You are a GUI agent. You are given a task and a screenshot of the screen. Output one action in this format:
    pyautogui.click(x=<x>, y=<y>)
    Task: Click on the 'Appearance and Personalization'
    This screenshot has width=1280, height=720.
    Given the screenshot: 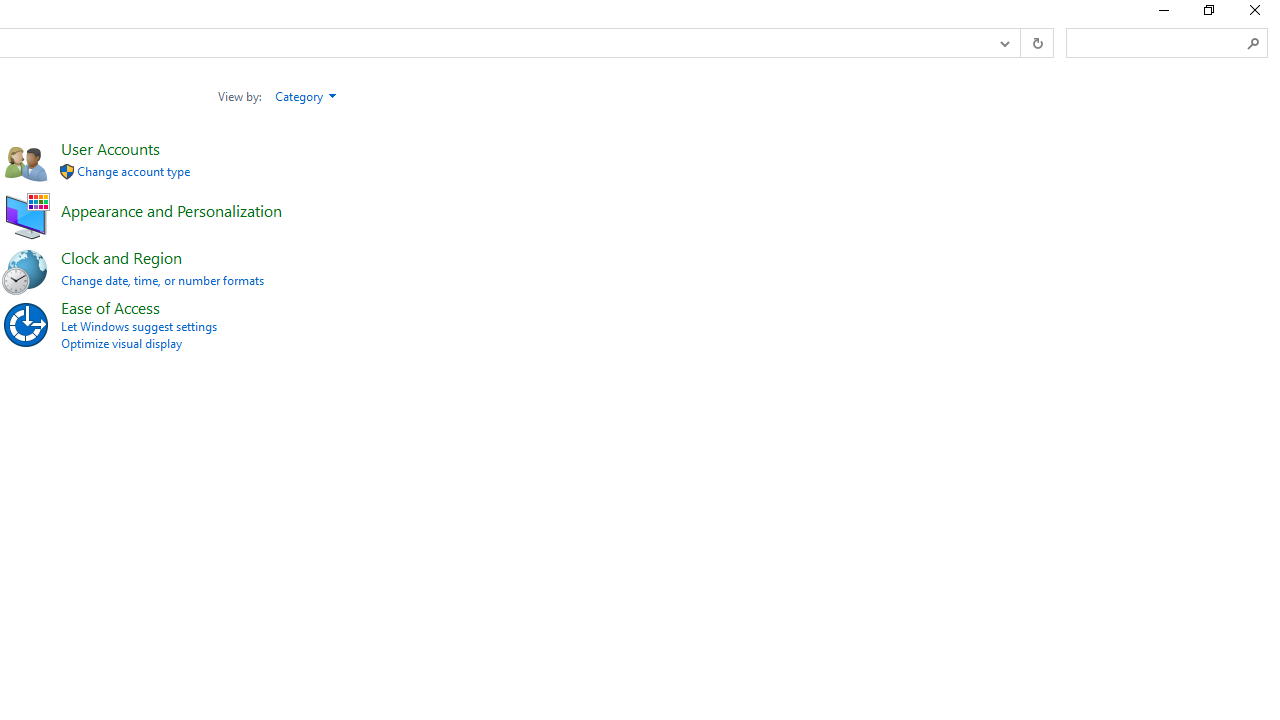 What is the action you would take?
    pyautogui.click(x=171, y=210)
    